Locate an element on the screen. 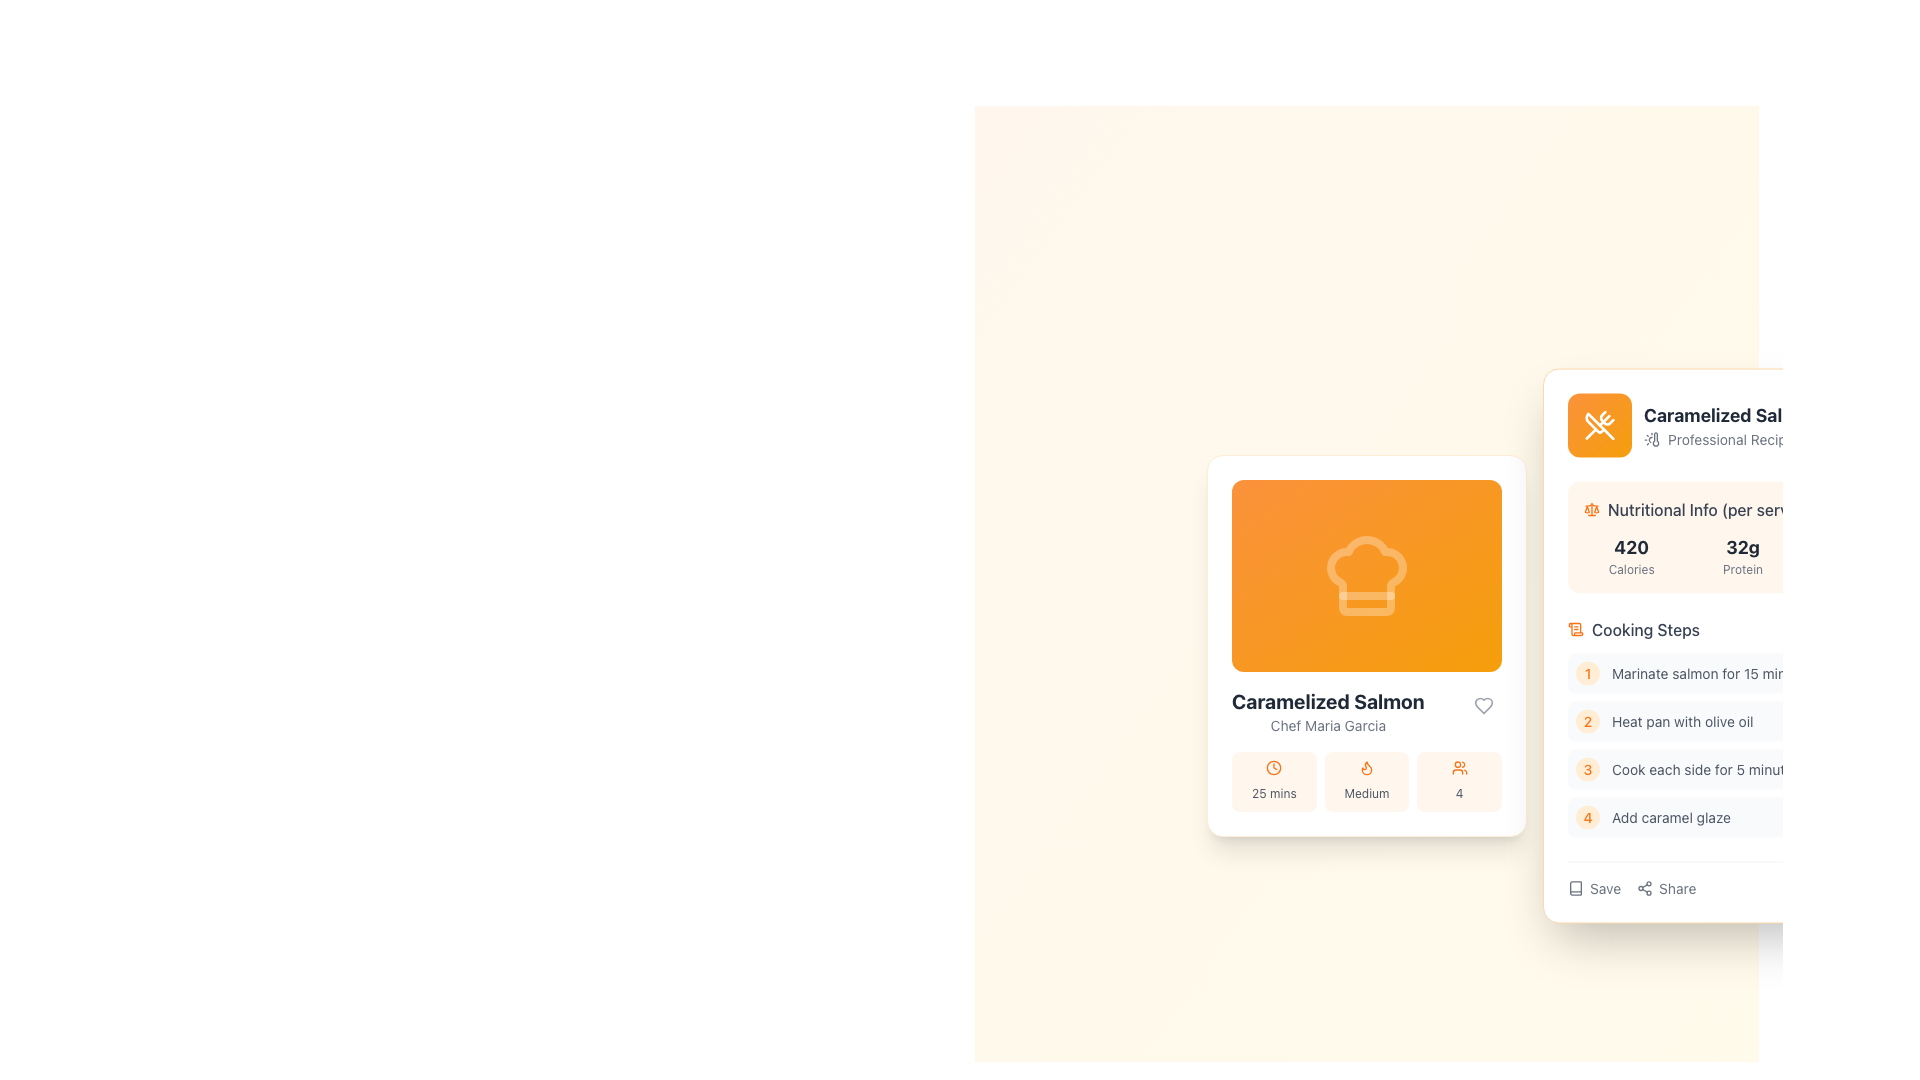 The image size is (1920, 1080). the 'Save' option in the Interactive Menu located at the bottom of the recipe panel to bookmark the recipe is located at coordinates (1632, 887).